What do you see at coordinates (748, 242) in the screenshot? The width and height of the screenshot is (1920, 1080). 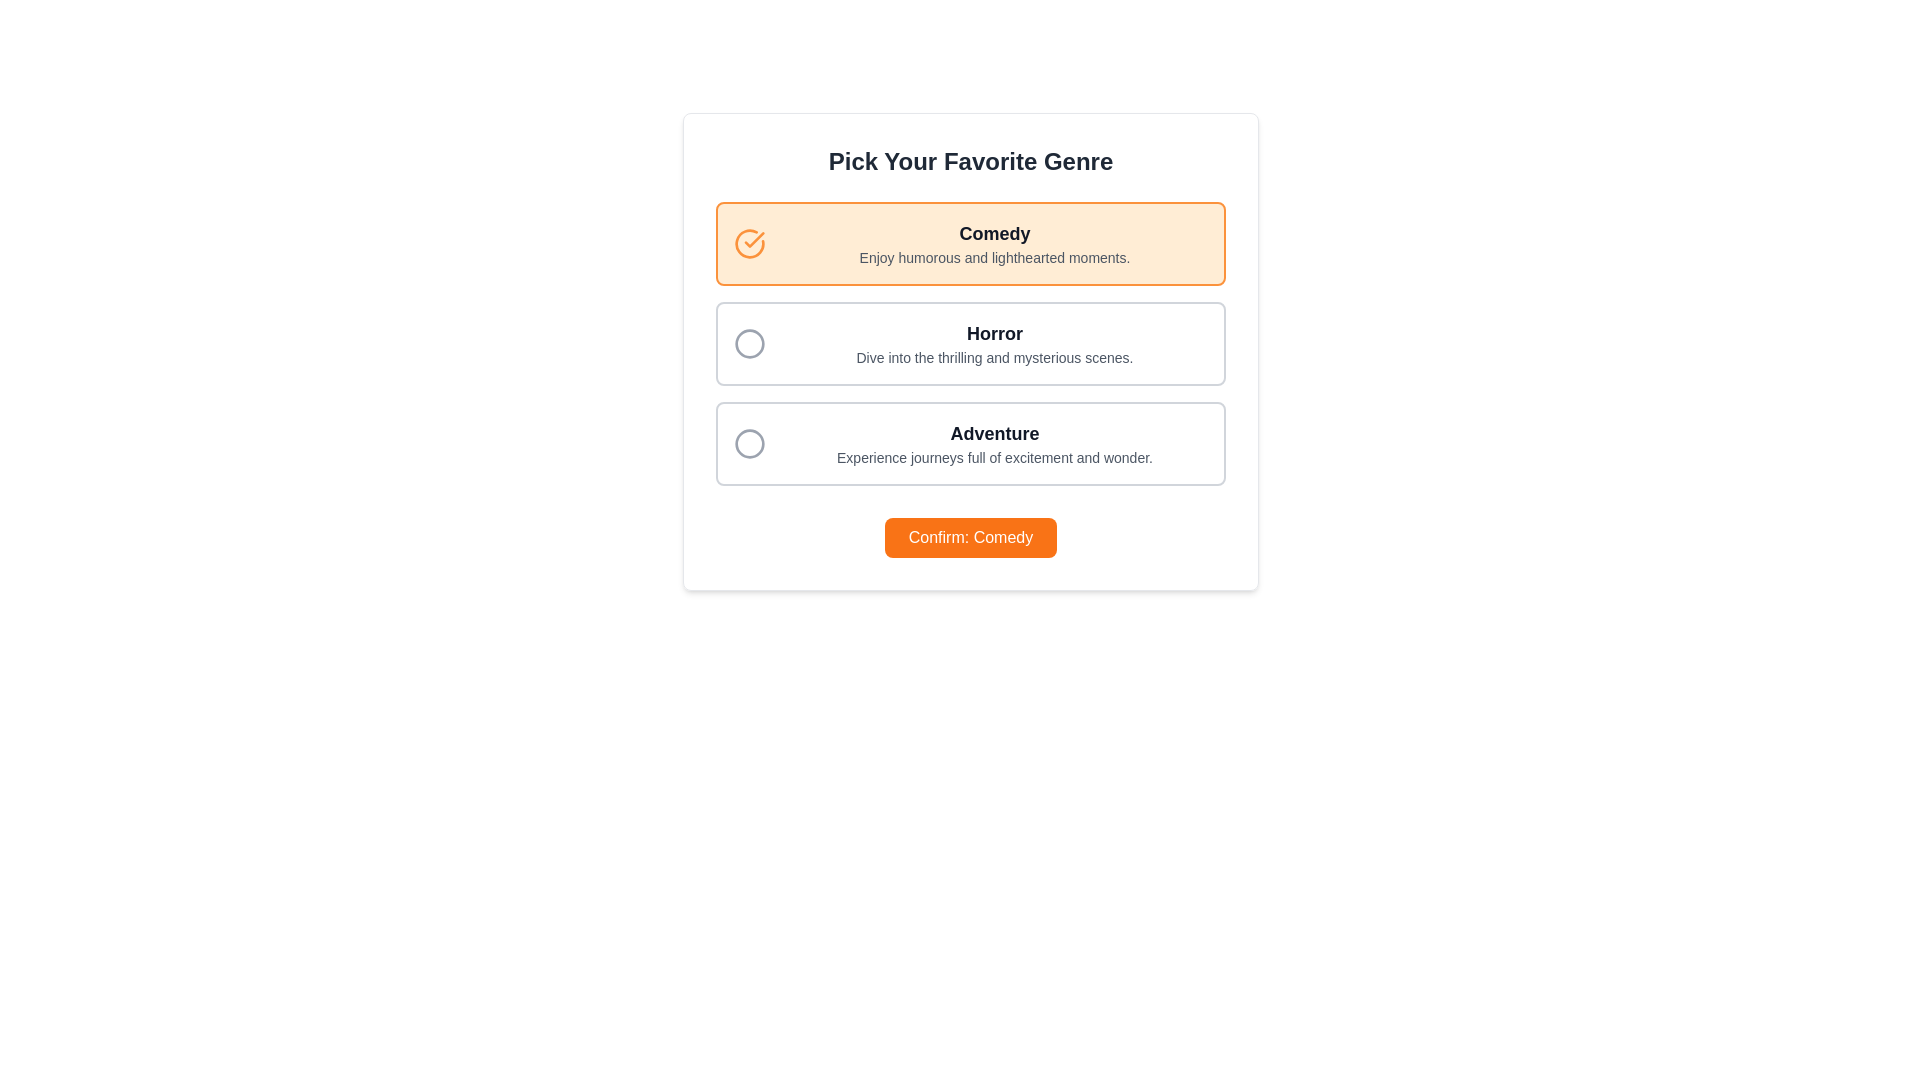 I see `the visual indicator icon that shows the 'Comedy' genre has been selected, located at the top left corner of the 'Comedy' selection option` at bounding box center [748, 242].